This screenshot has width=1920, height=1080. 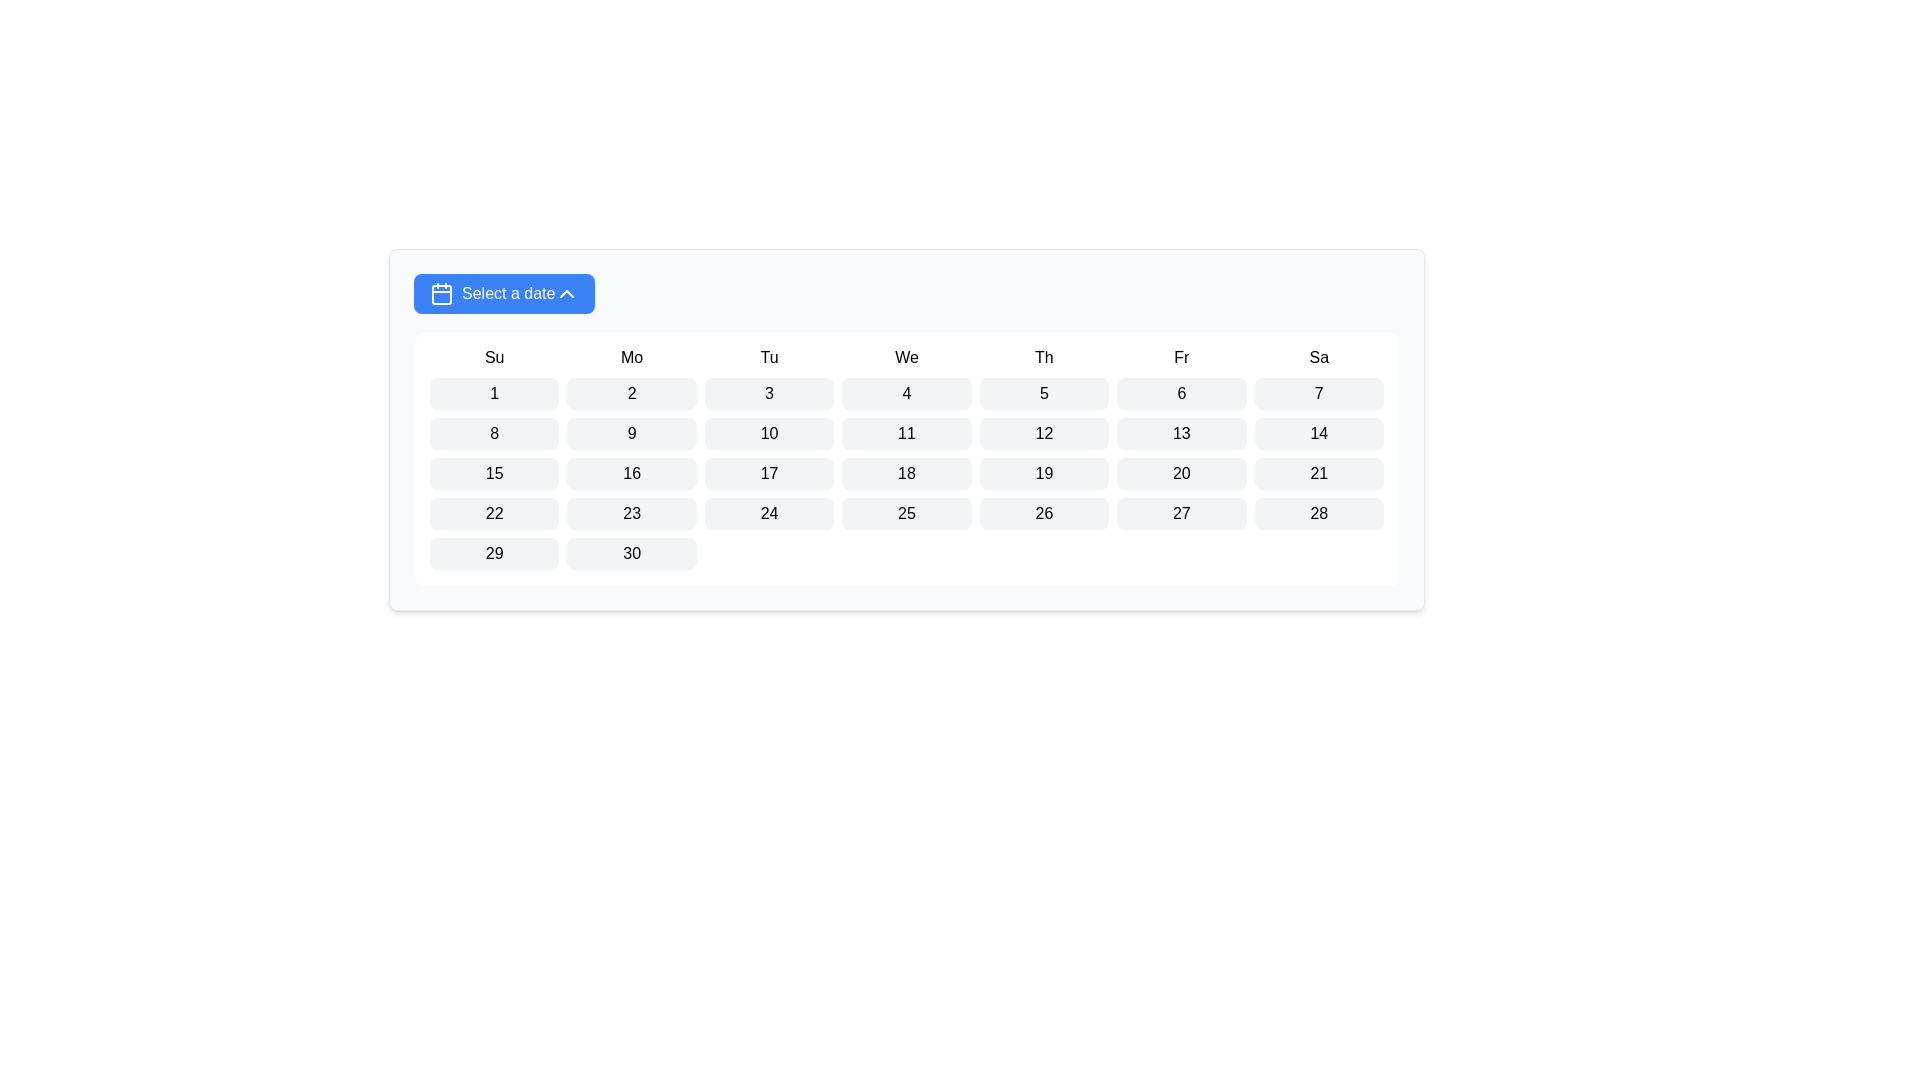 What do you see at coordinates (440, 294) in the screenshot?
I see `the blue rectangular button with rounded corners that represents a calendar or date selection functionality` at bounding box center [440, 294].